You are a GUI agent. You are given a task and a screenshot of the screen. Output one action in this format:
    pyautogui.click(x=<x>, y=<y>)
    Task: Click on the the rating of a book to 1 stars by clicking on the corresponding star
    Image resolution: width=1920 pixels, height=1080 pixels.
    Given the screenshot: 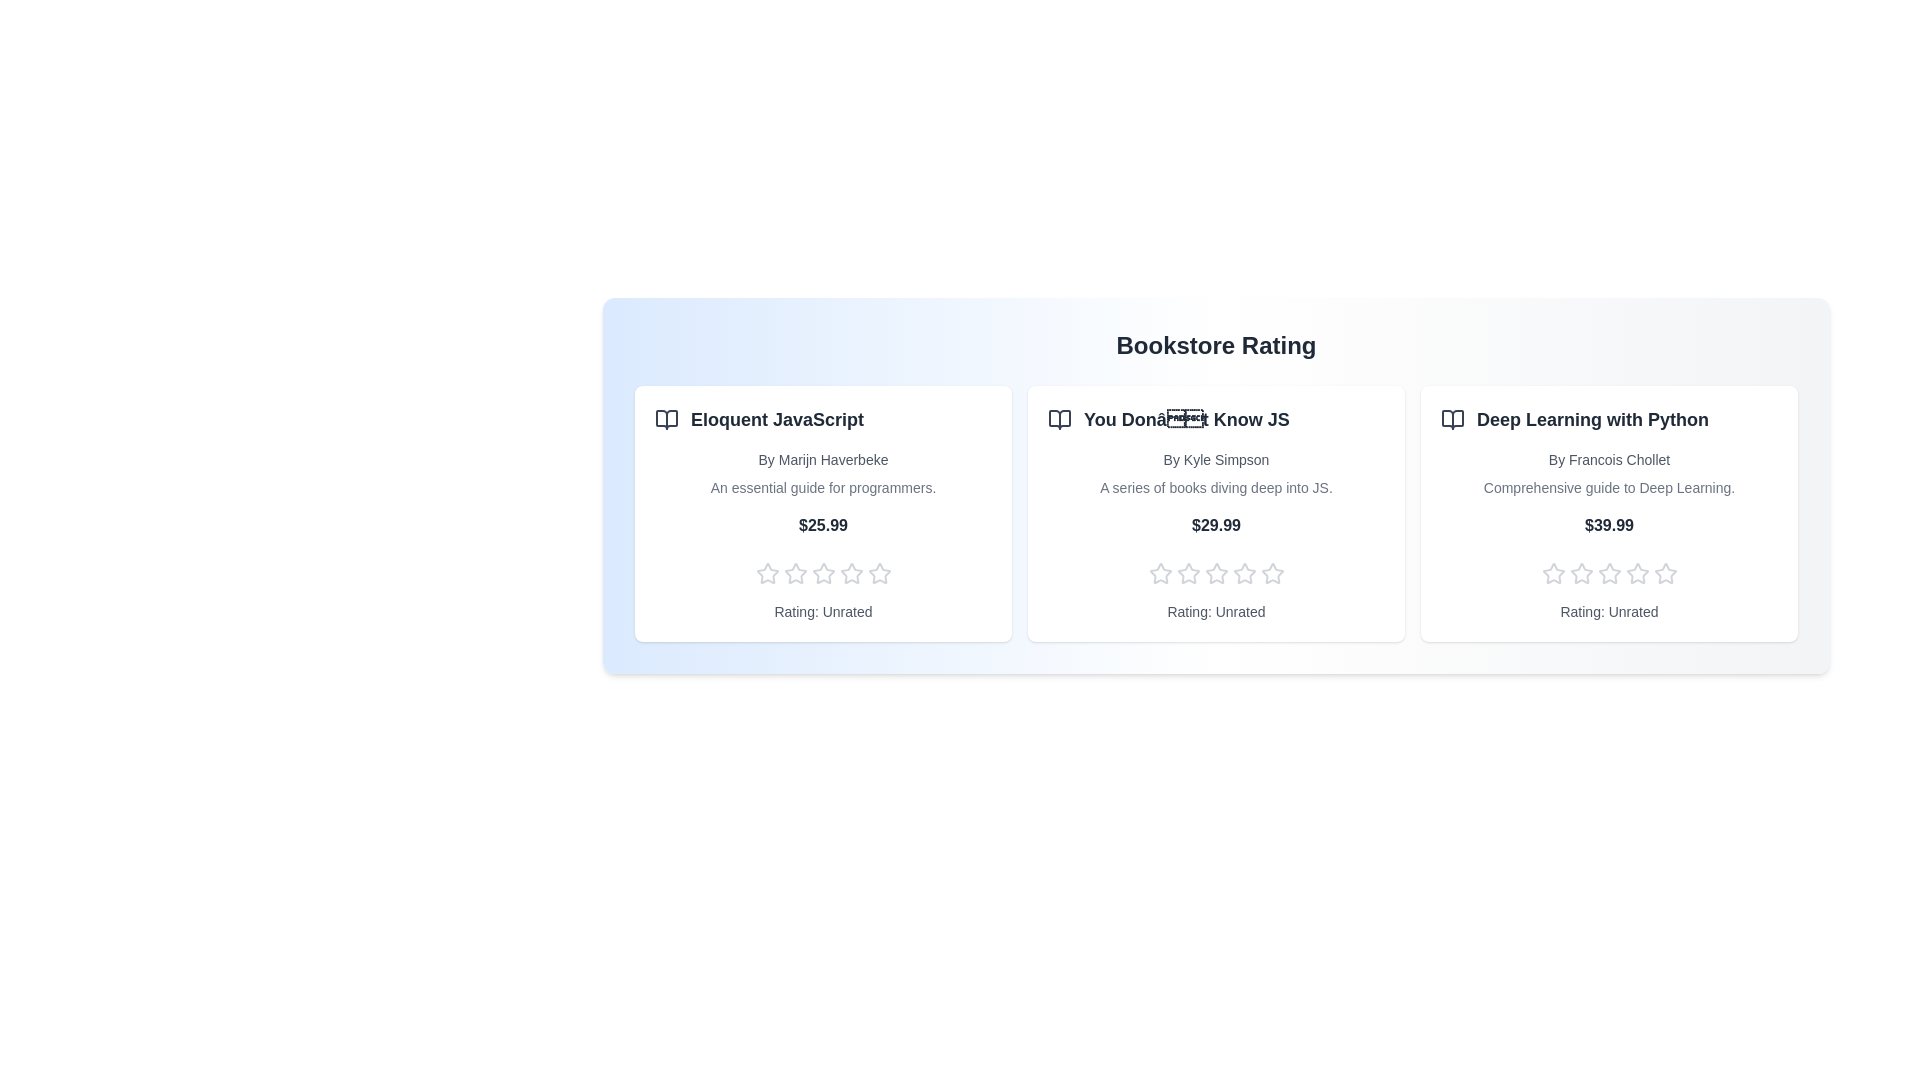 What is the action you would take?
    pyautogui.click(x=766, y=574)
    